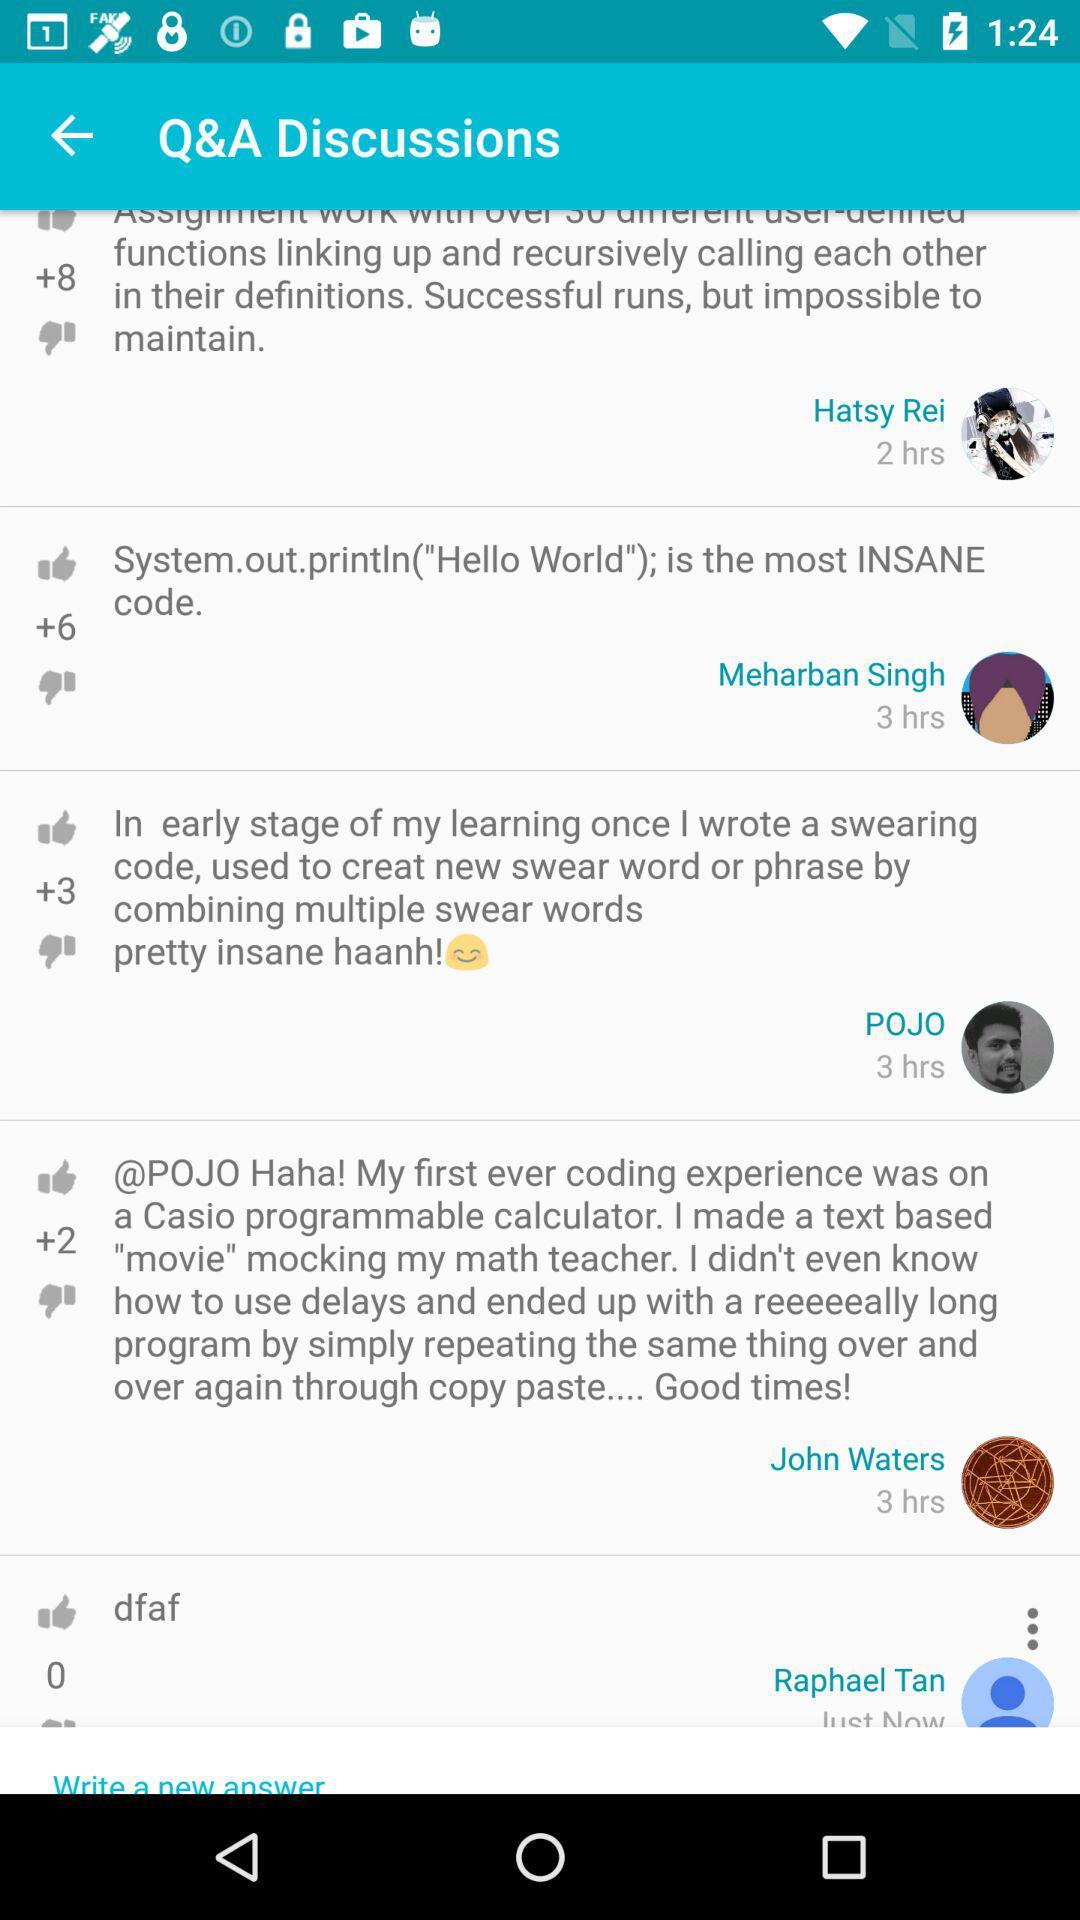 The width and height of the screenshot is (1080, 1920). Describe the element at coordinates (55, 240) in the screenshot. I see `go back` at that location.